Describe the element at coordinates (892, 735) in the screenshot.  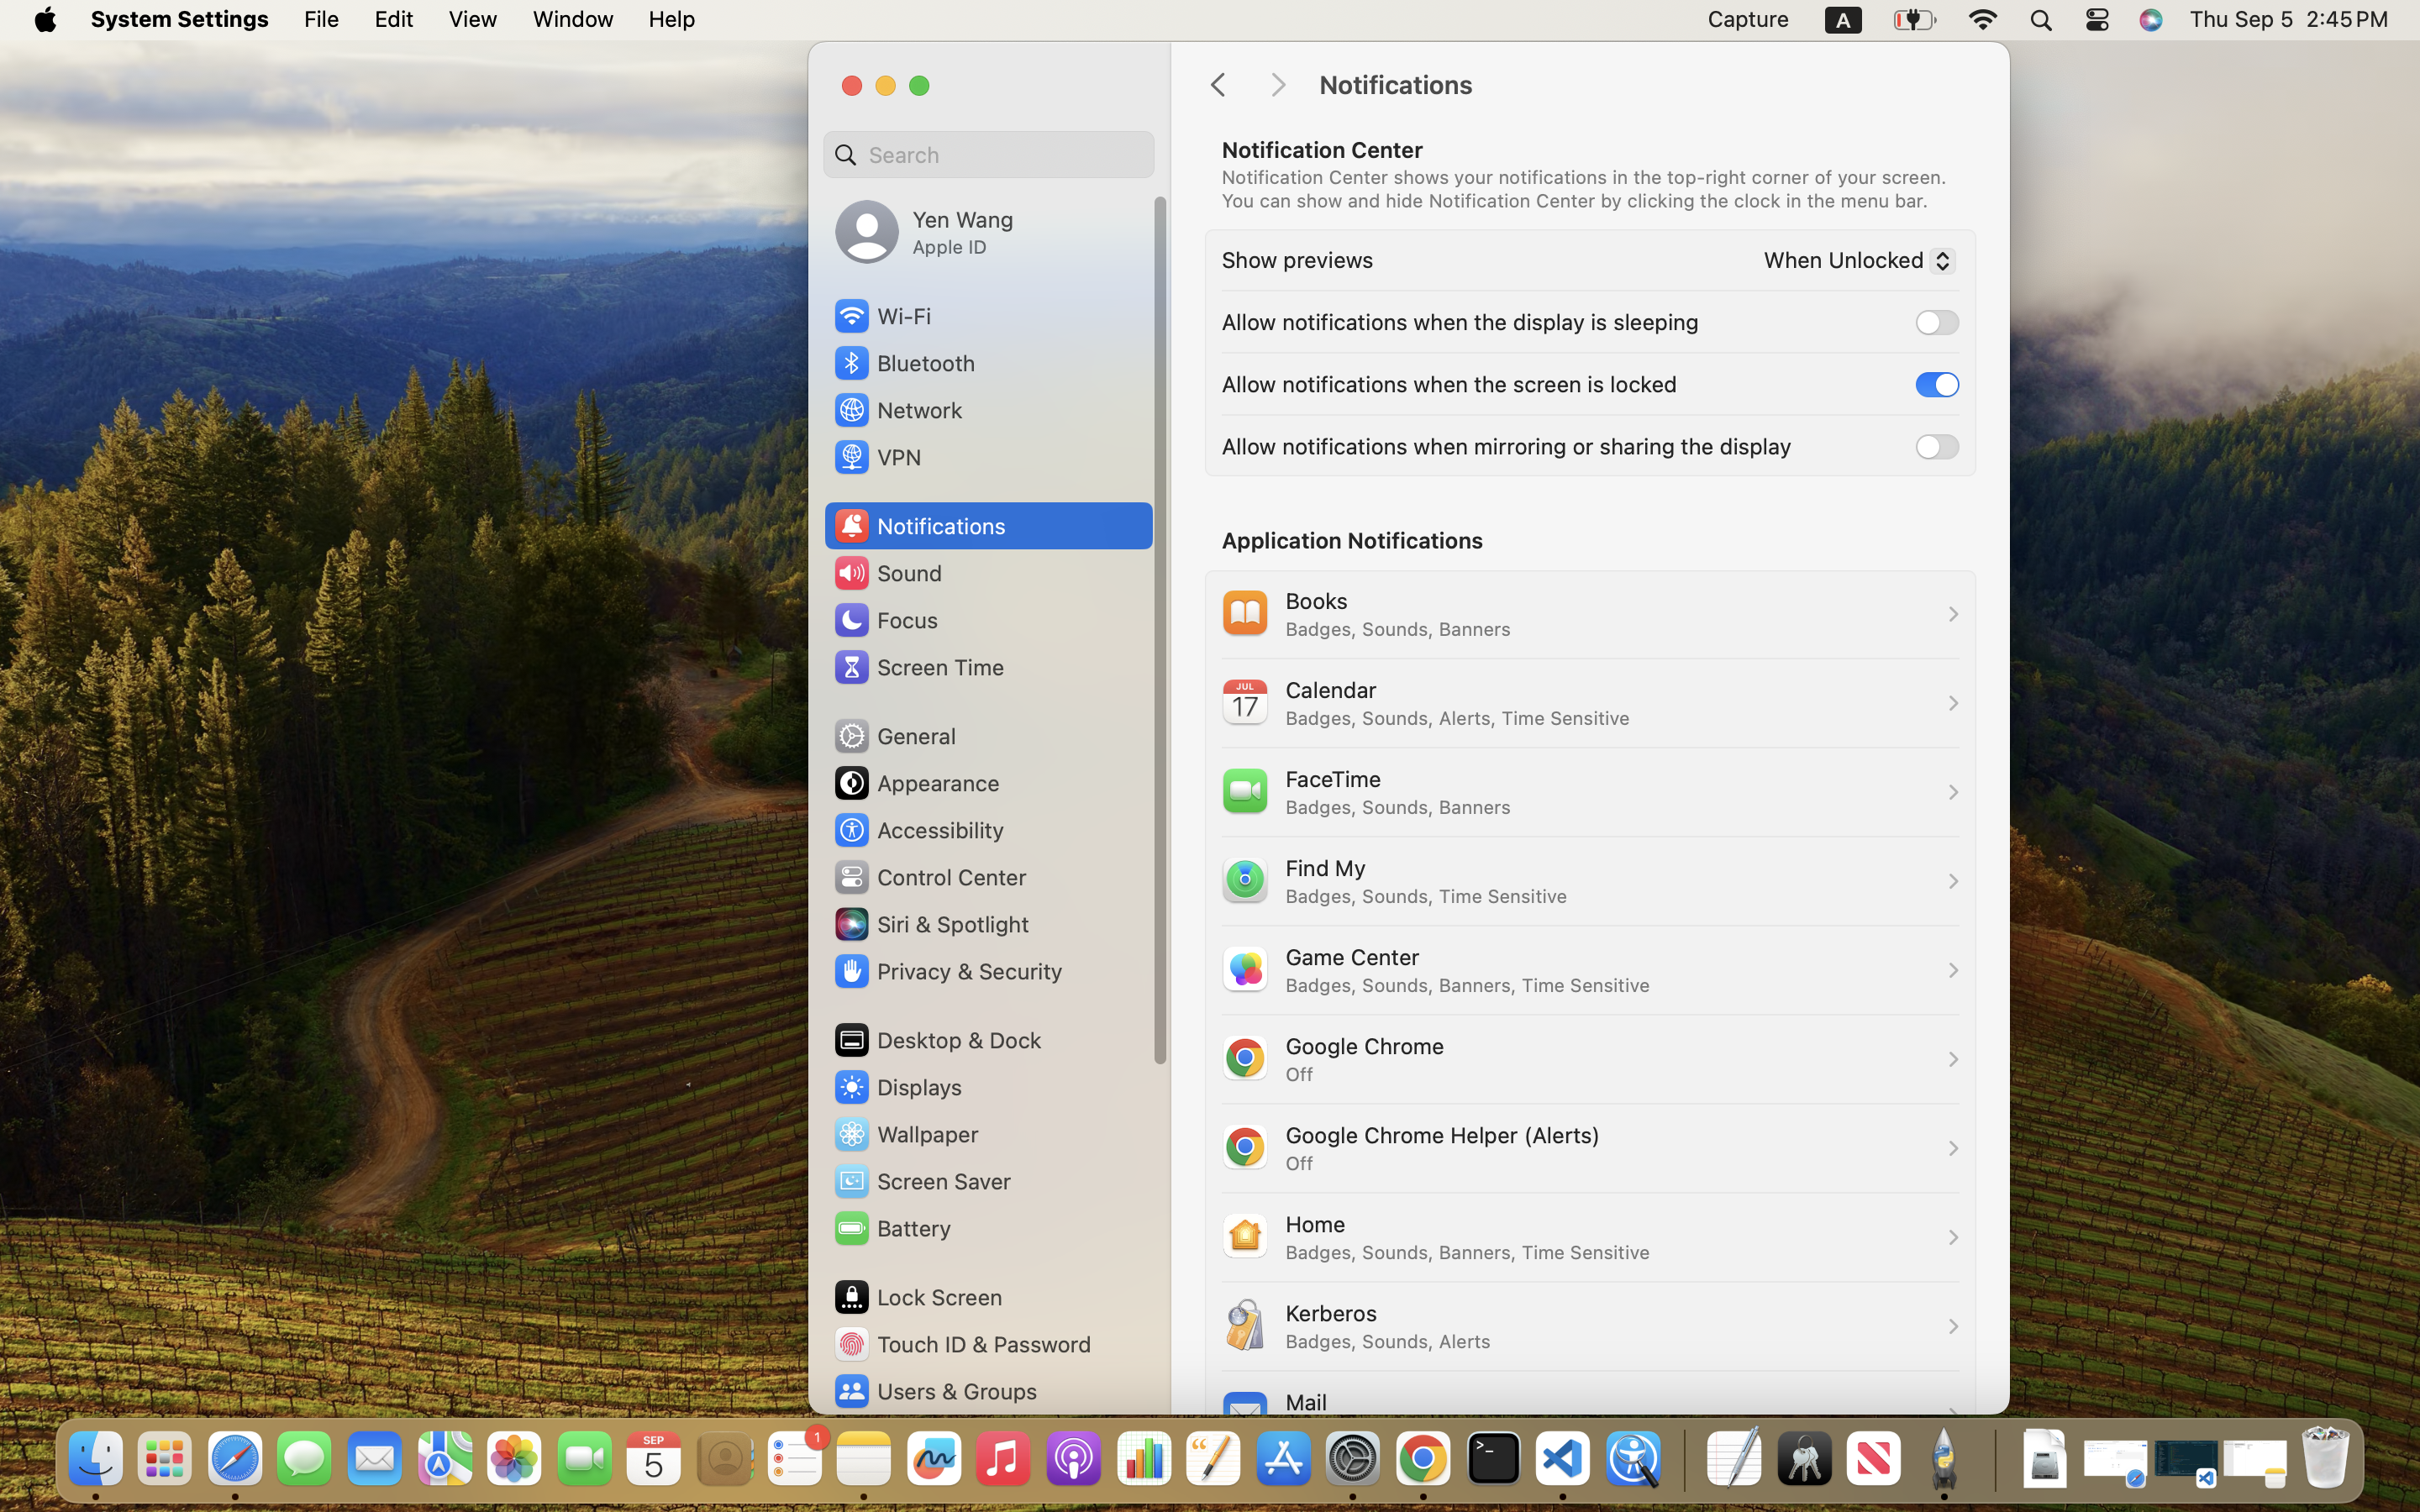
I see `'General'` at that location.